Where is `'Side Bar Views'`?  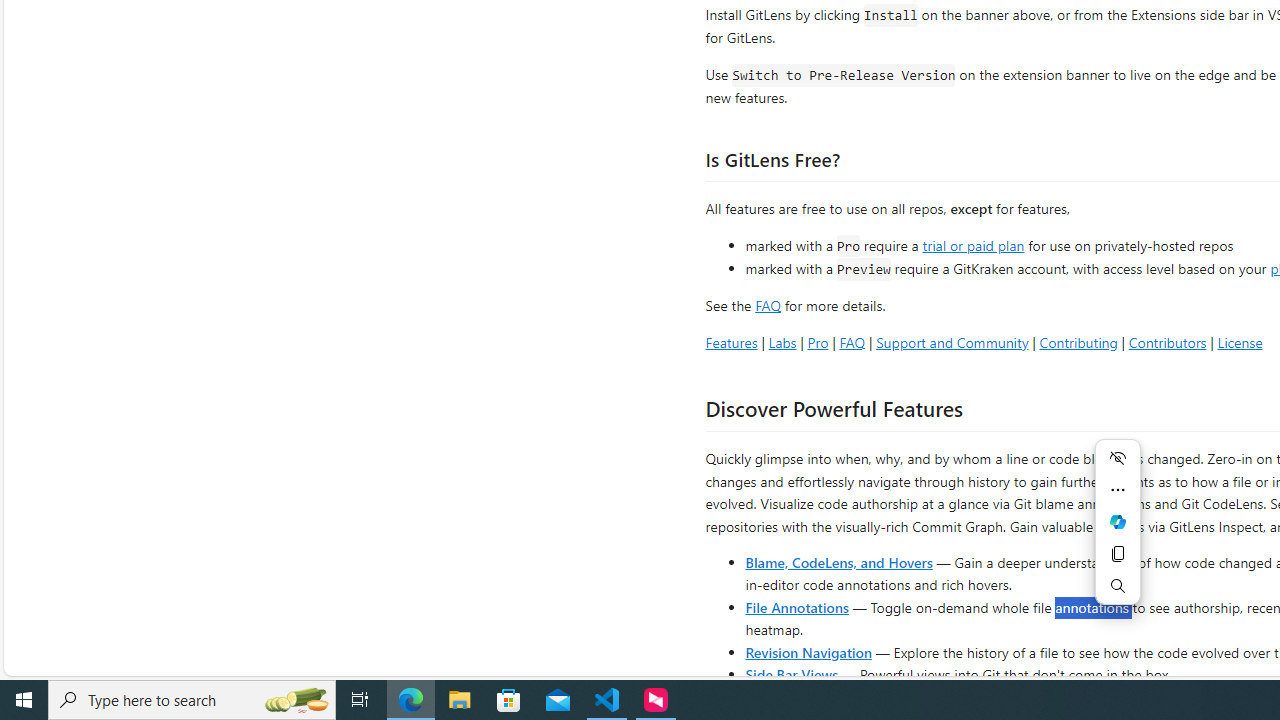
'Side Bar Views' is located at coordinates (790, 673).